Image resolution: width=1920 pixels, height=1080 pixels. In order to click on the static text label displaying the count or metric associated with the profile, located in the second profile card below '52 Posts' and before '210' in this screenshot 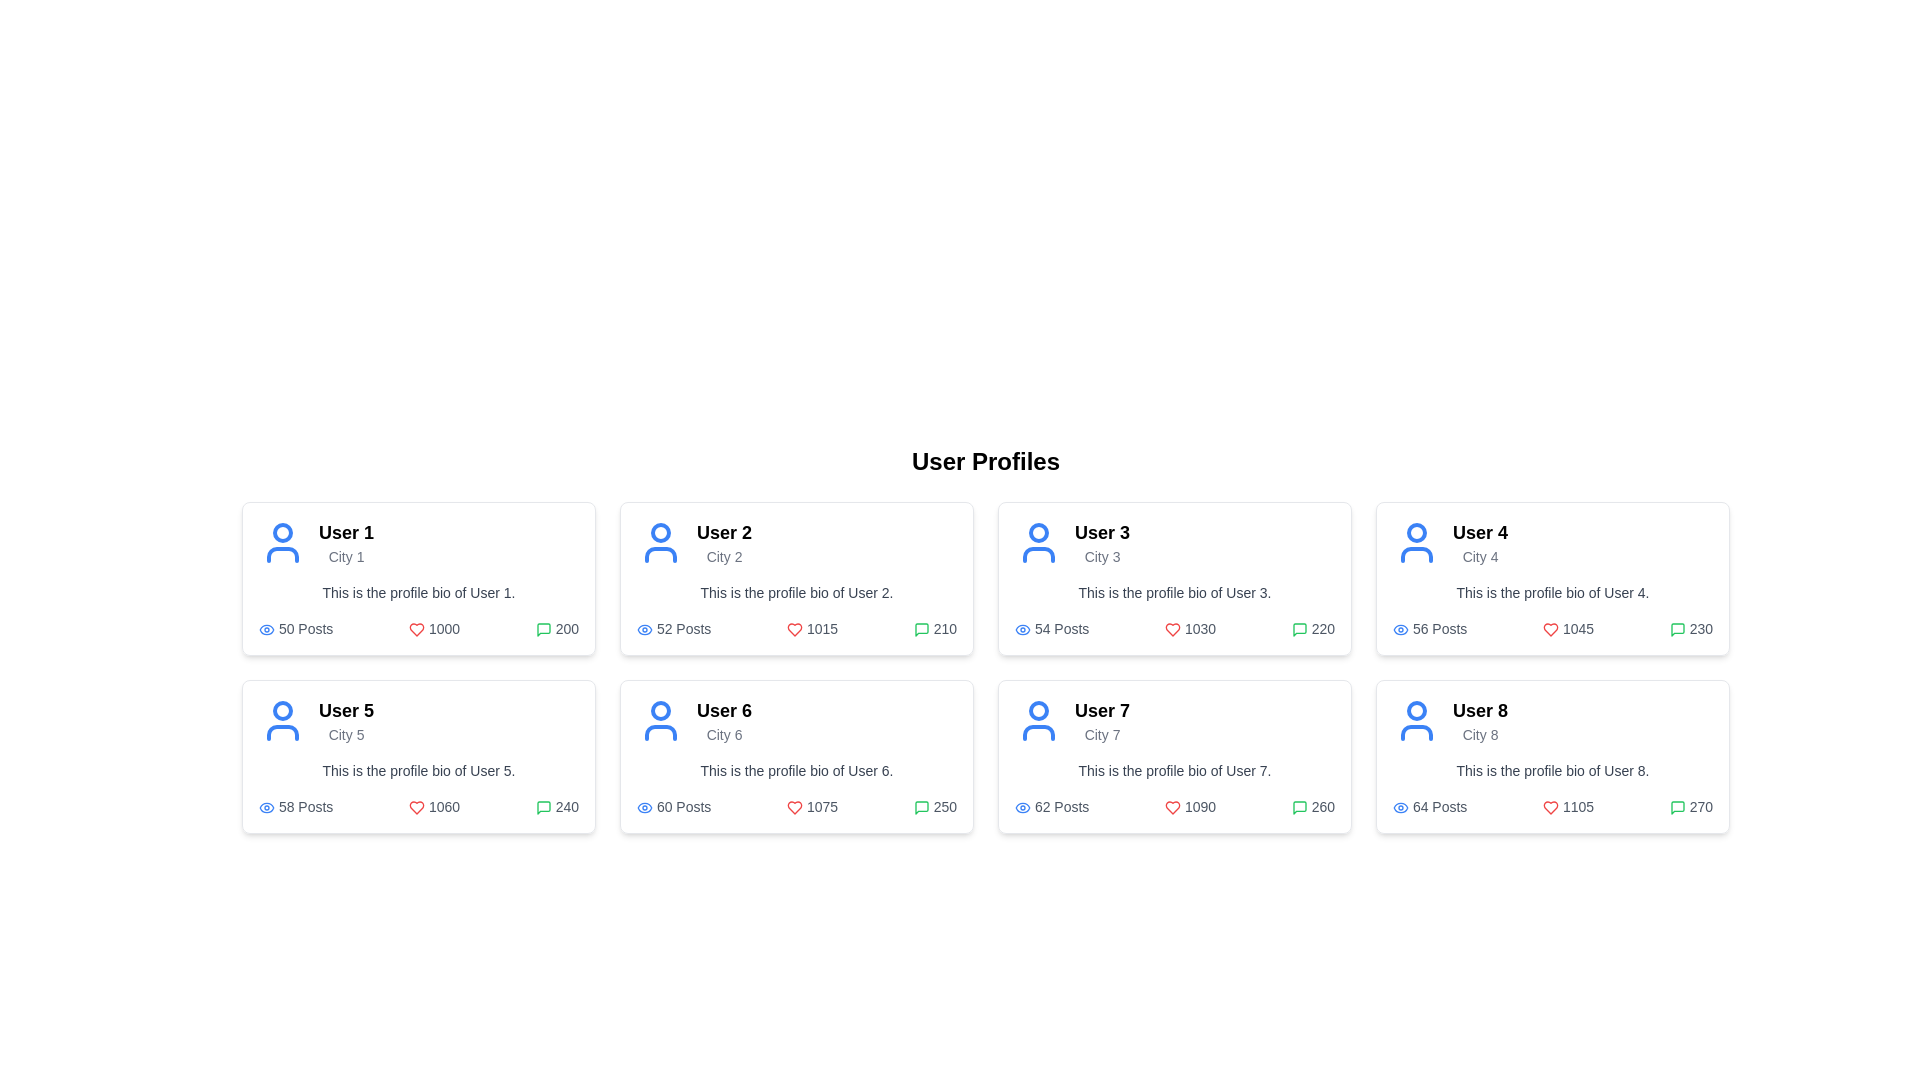, I will do `click(812, 627)`.